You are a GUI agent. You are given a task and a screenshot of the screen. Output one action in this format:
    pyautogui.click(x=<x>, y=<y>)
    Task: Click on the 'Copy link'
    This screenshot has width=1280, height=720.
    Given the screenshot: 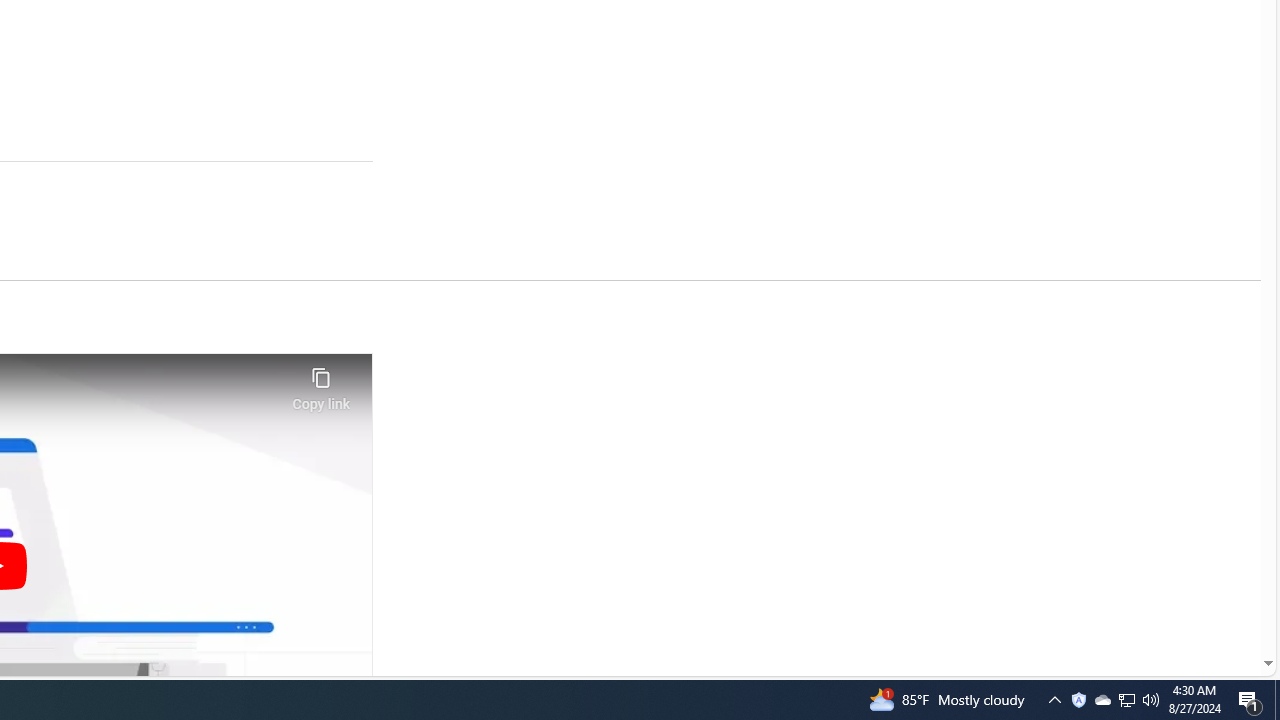 What is the action you would take?
    pyautogui.click(x=320, y=383)
    